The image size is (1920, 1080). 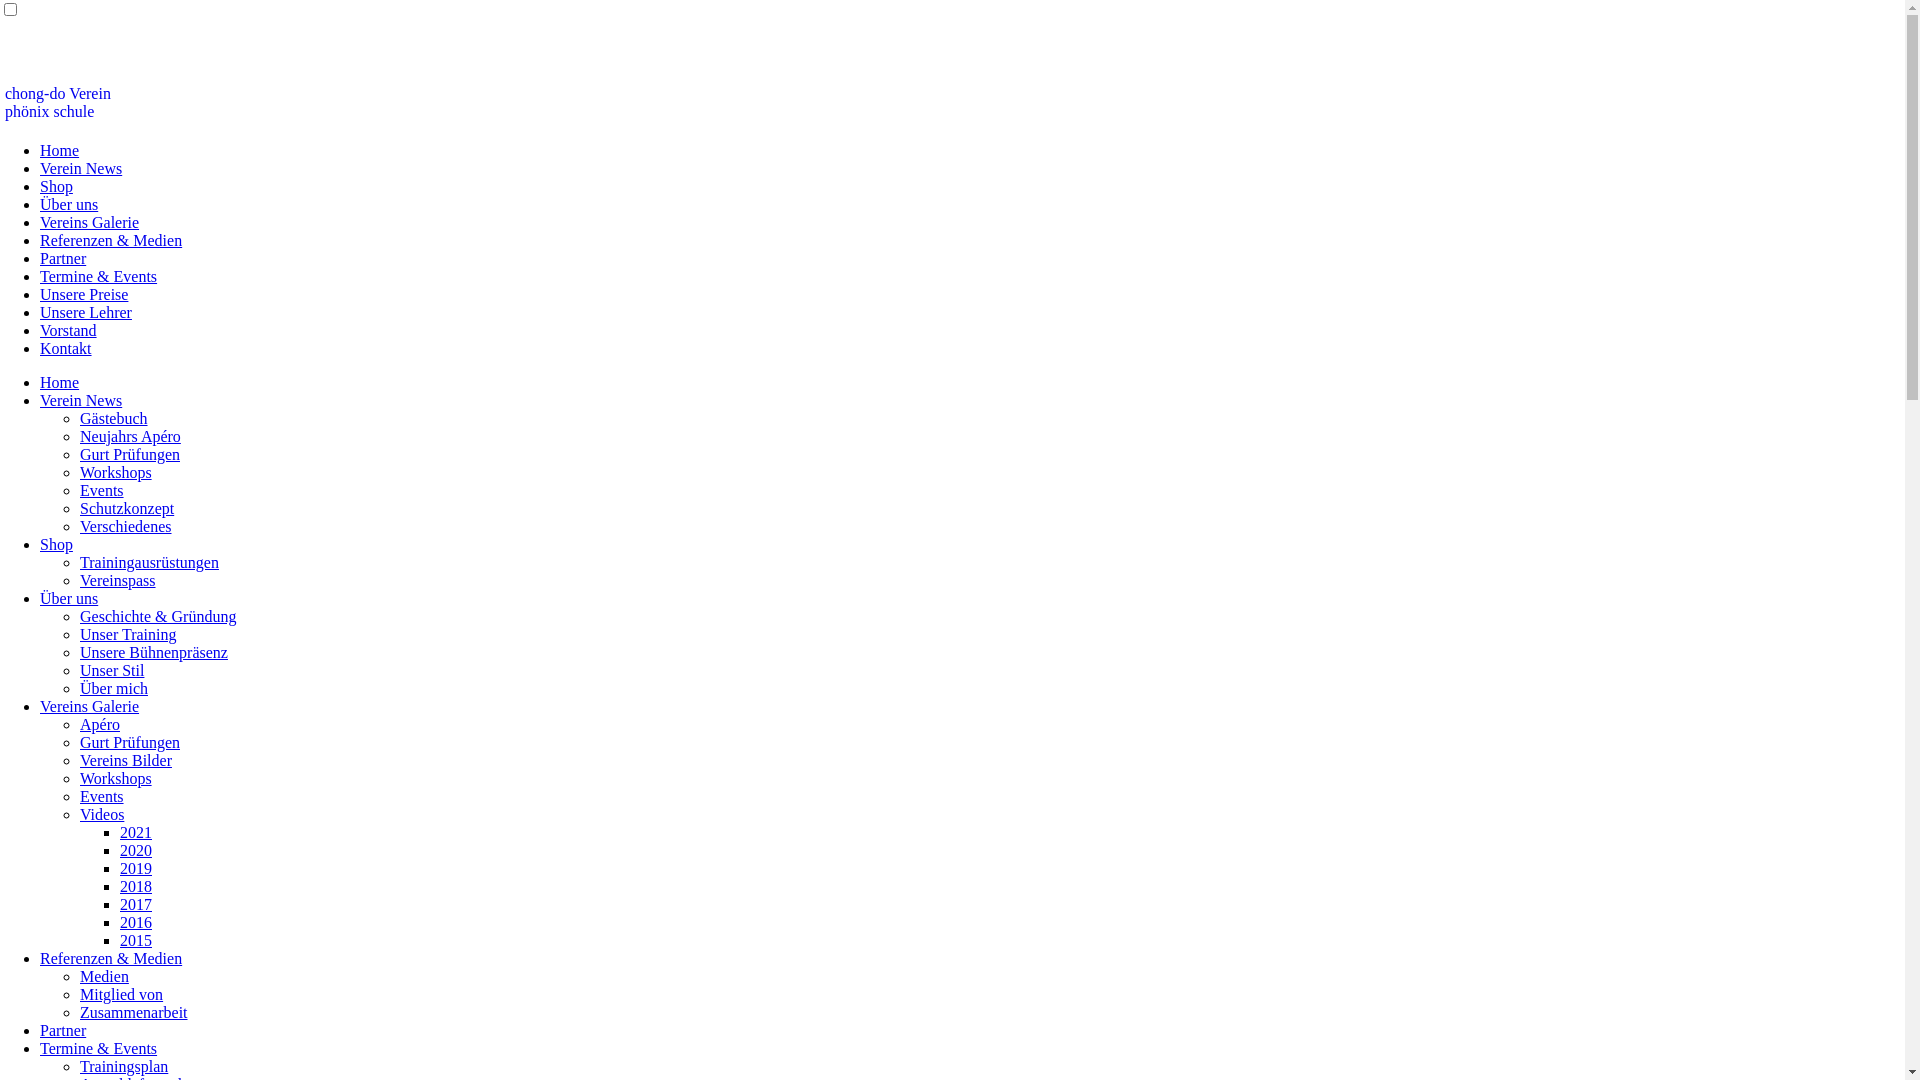 What do you see at coordinates (100, 814) in the screenshot?
I see `'Videos'` at bounding box center [100, 814].